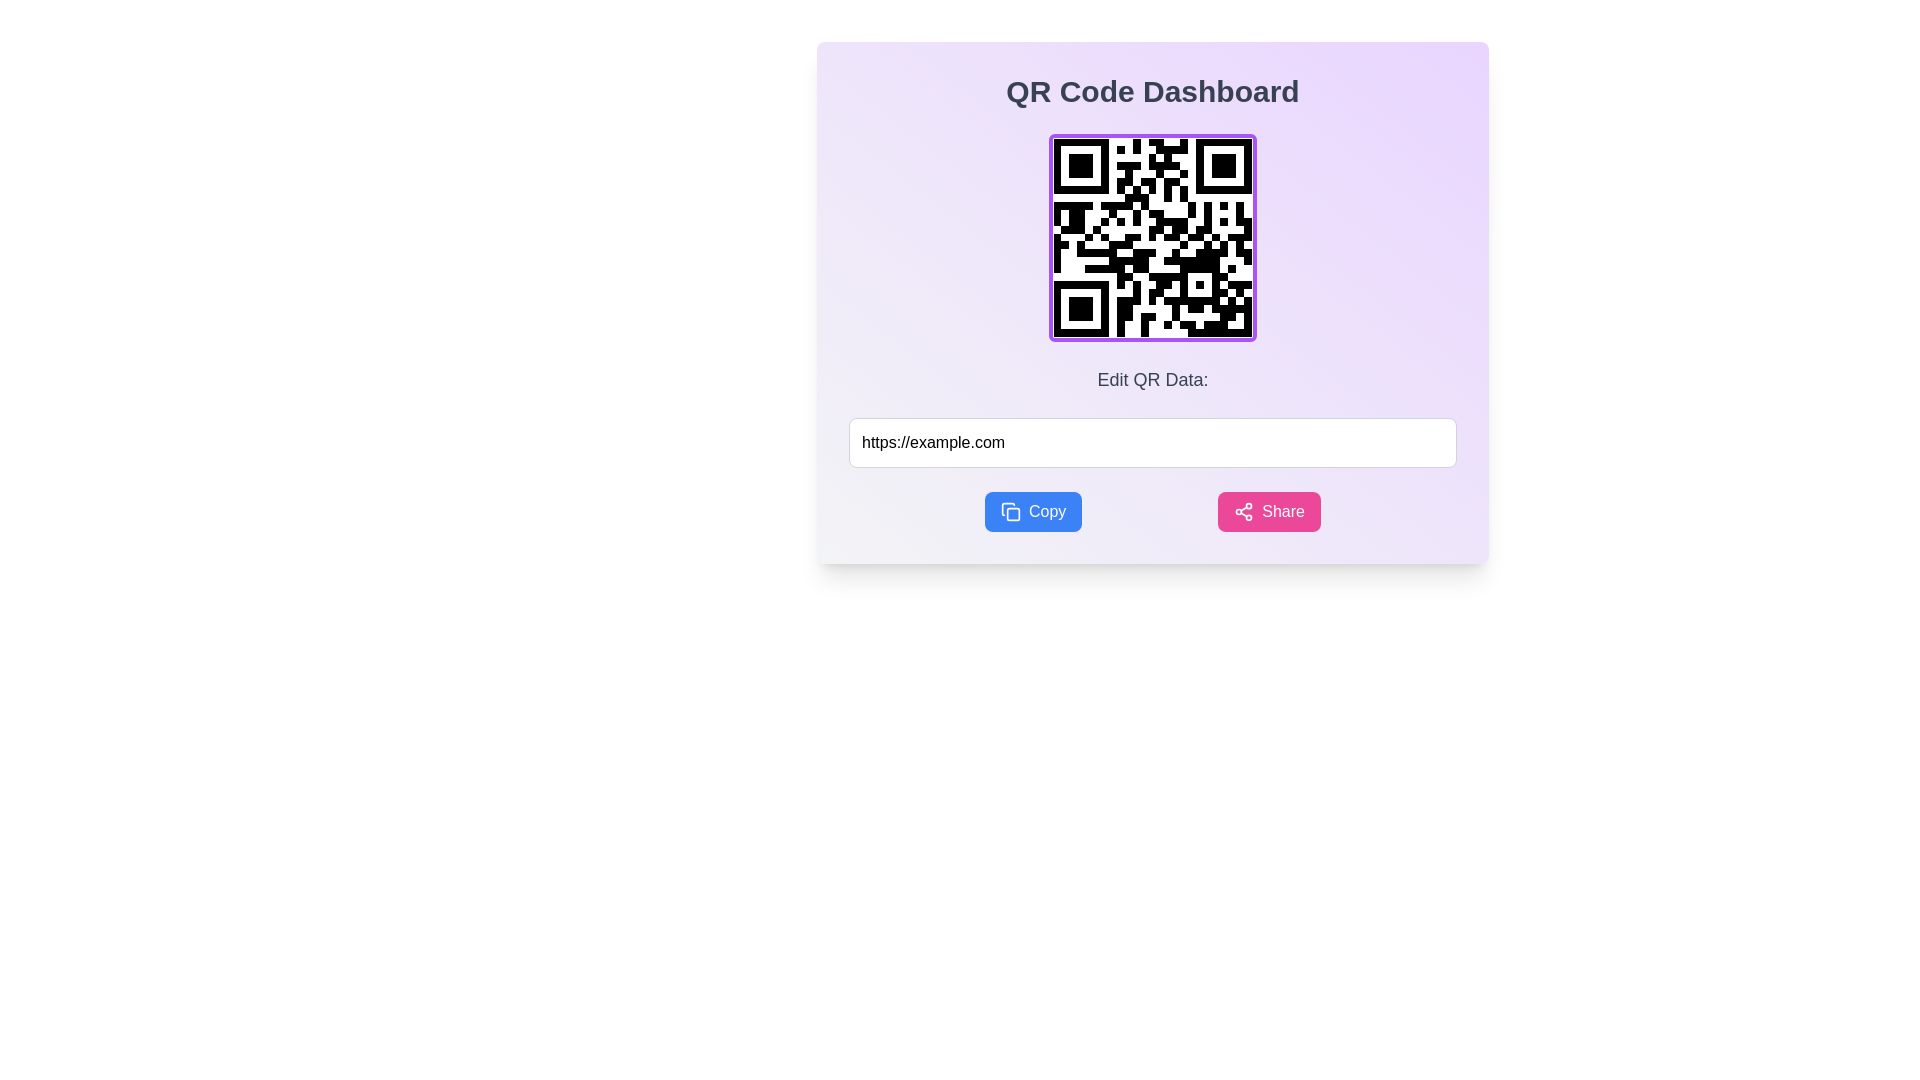  Describe the element at coordinates (1243, 511) in the screenshot. I see `the sharing icon located on the left side of the 'Share' button, which indicates the functionality of sharing` at that location.